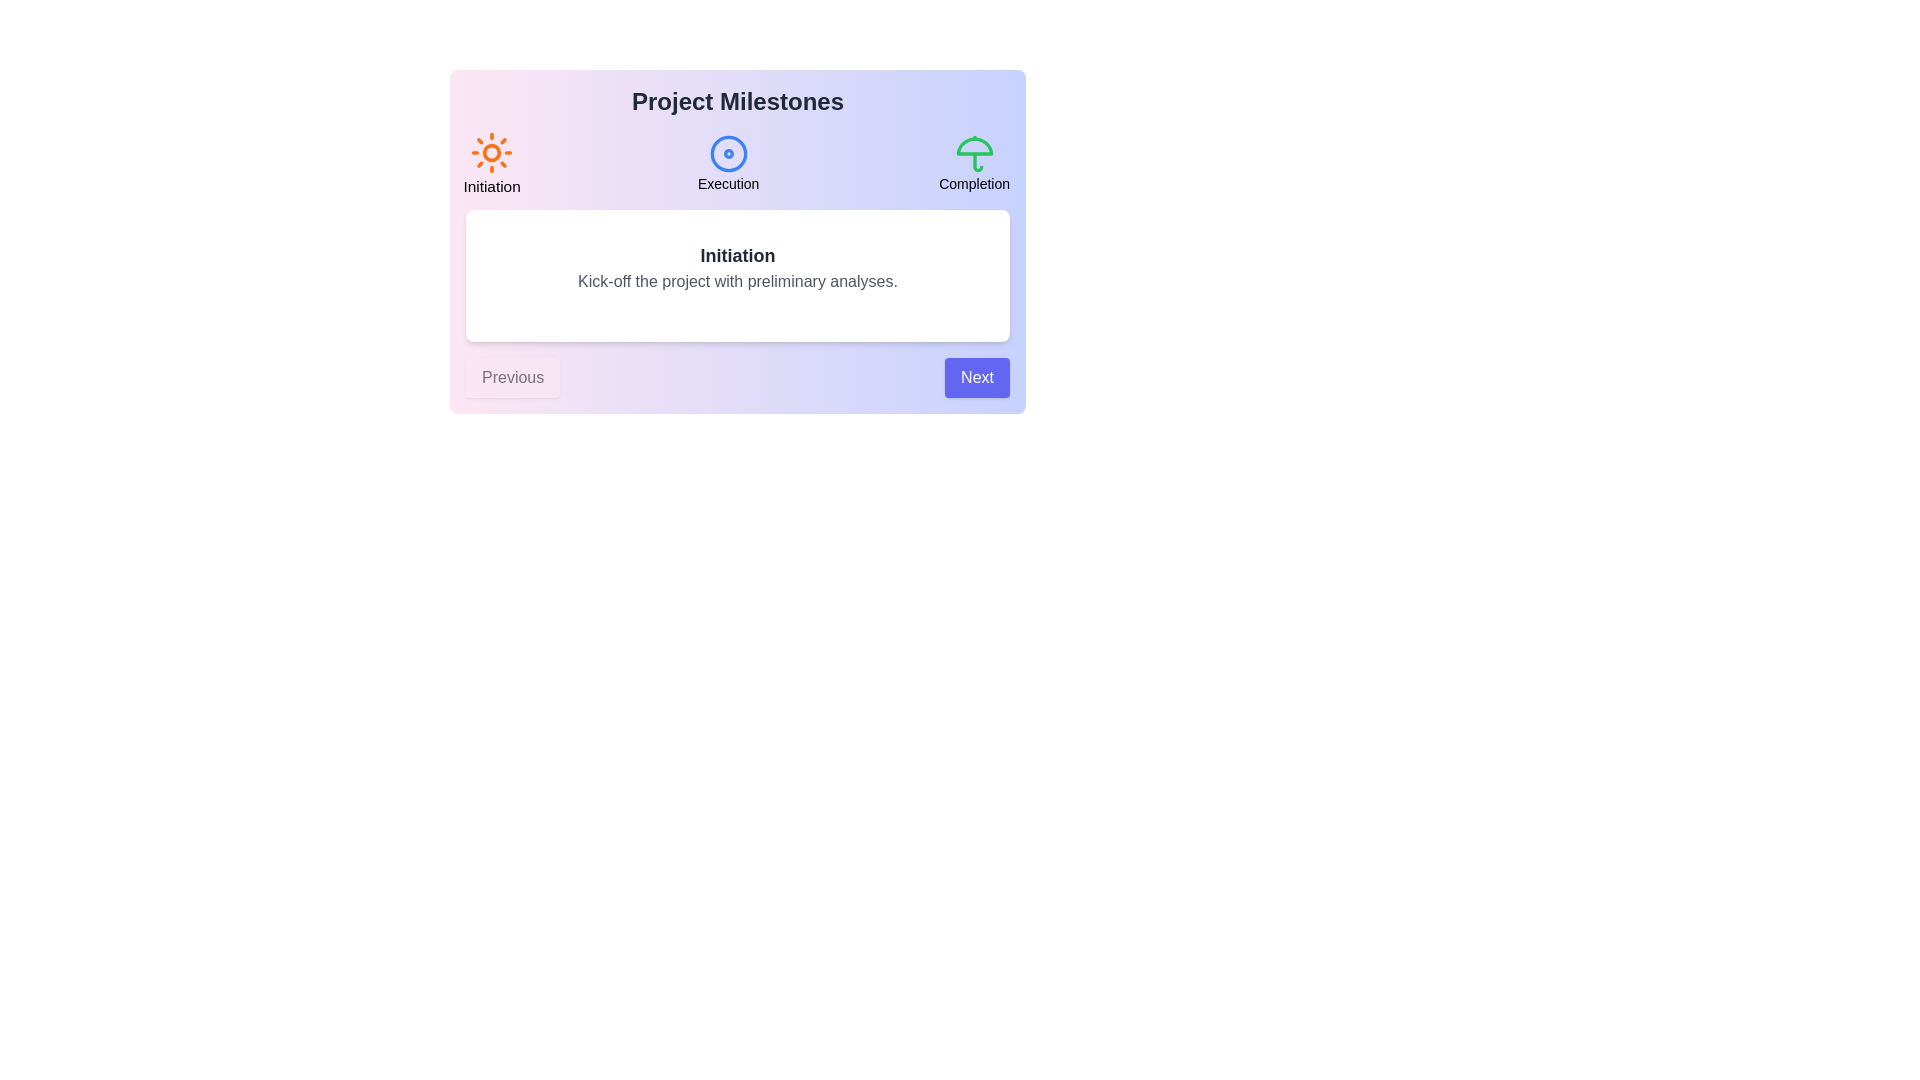 This screenshot has width=1920, height=1080. What do you see at coordinates (513, 378) in the screenshot?
I see `the 'Previous' button to navigate to the preceding step` at bounding box center [513, 378].